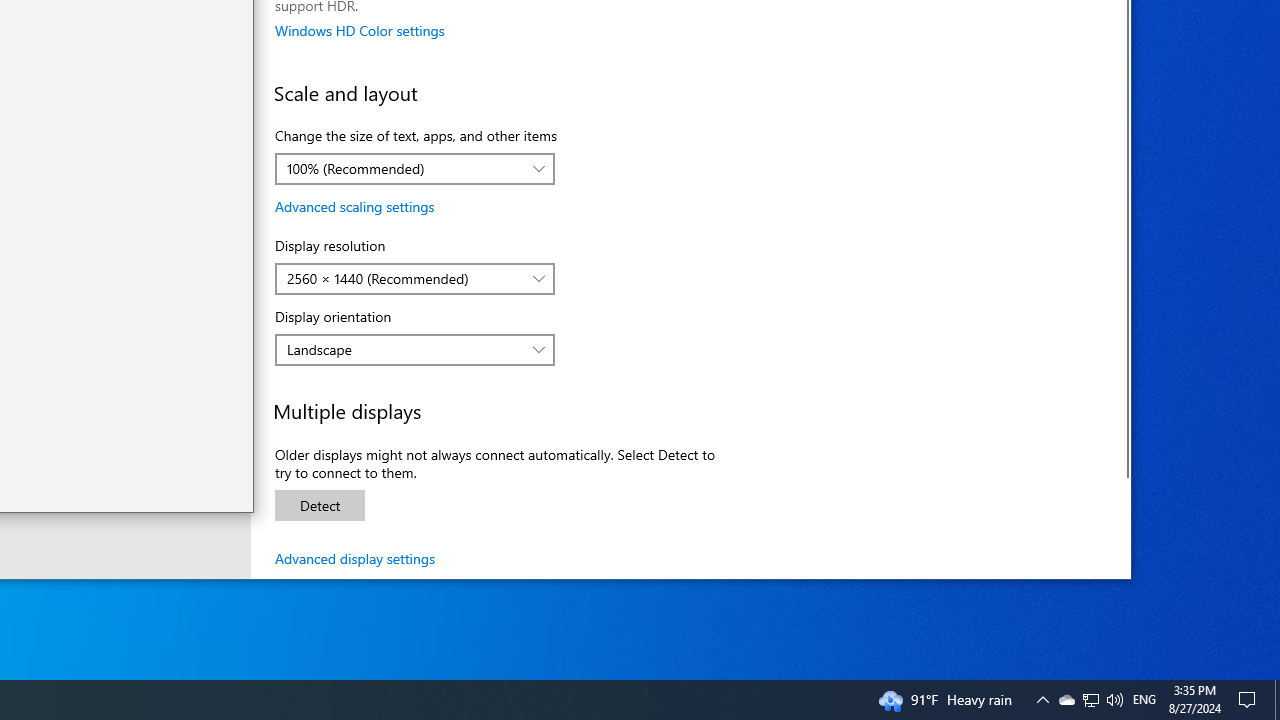 Image resolution: width=1280 pixels, height=720 pixels. Describe the element at coordinates (1041, 698) in the screenshot. I see `'Notification Chevron'` at that location.